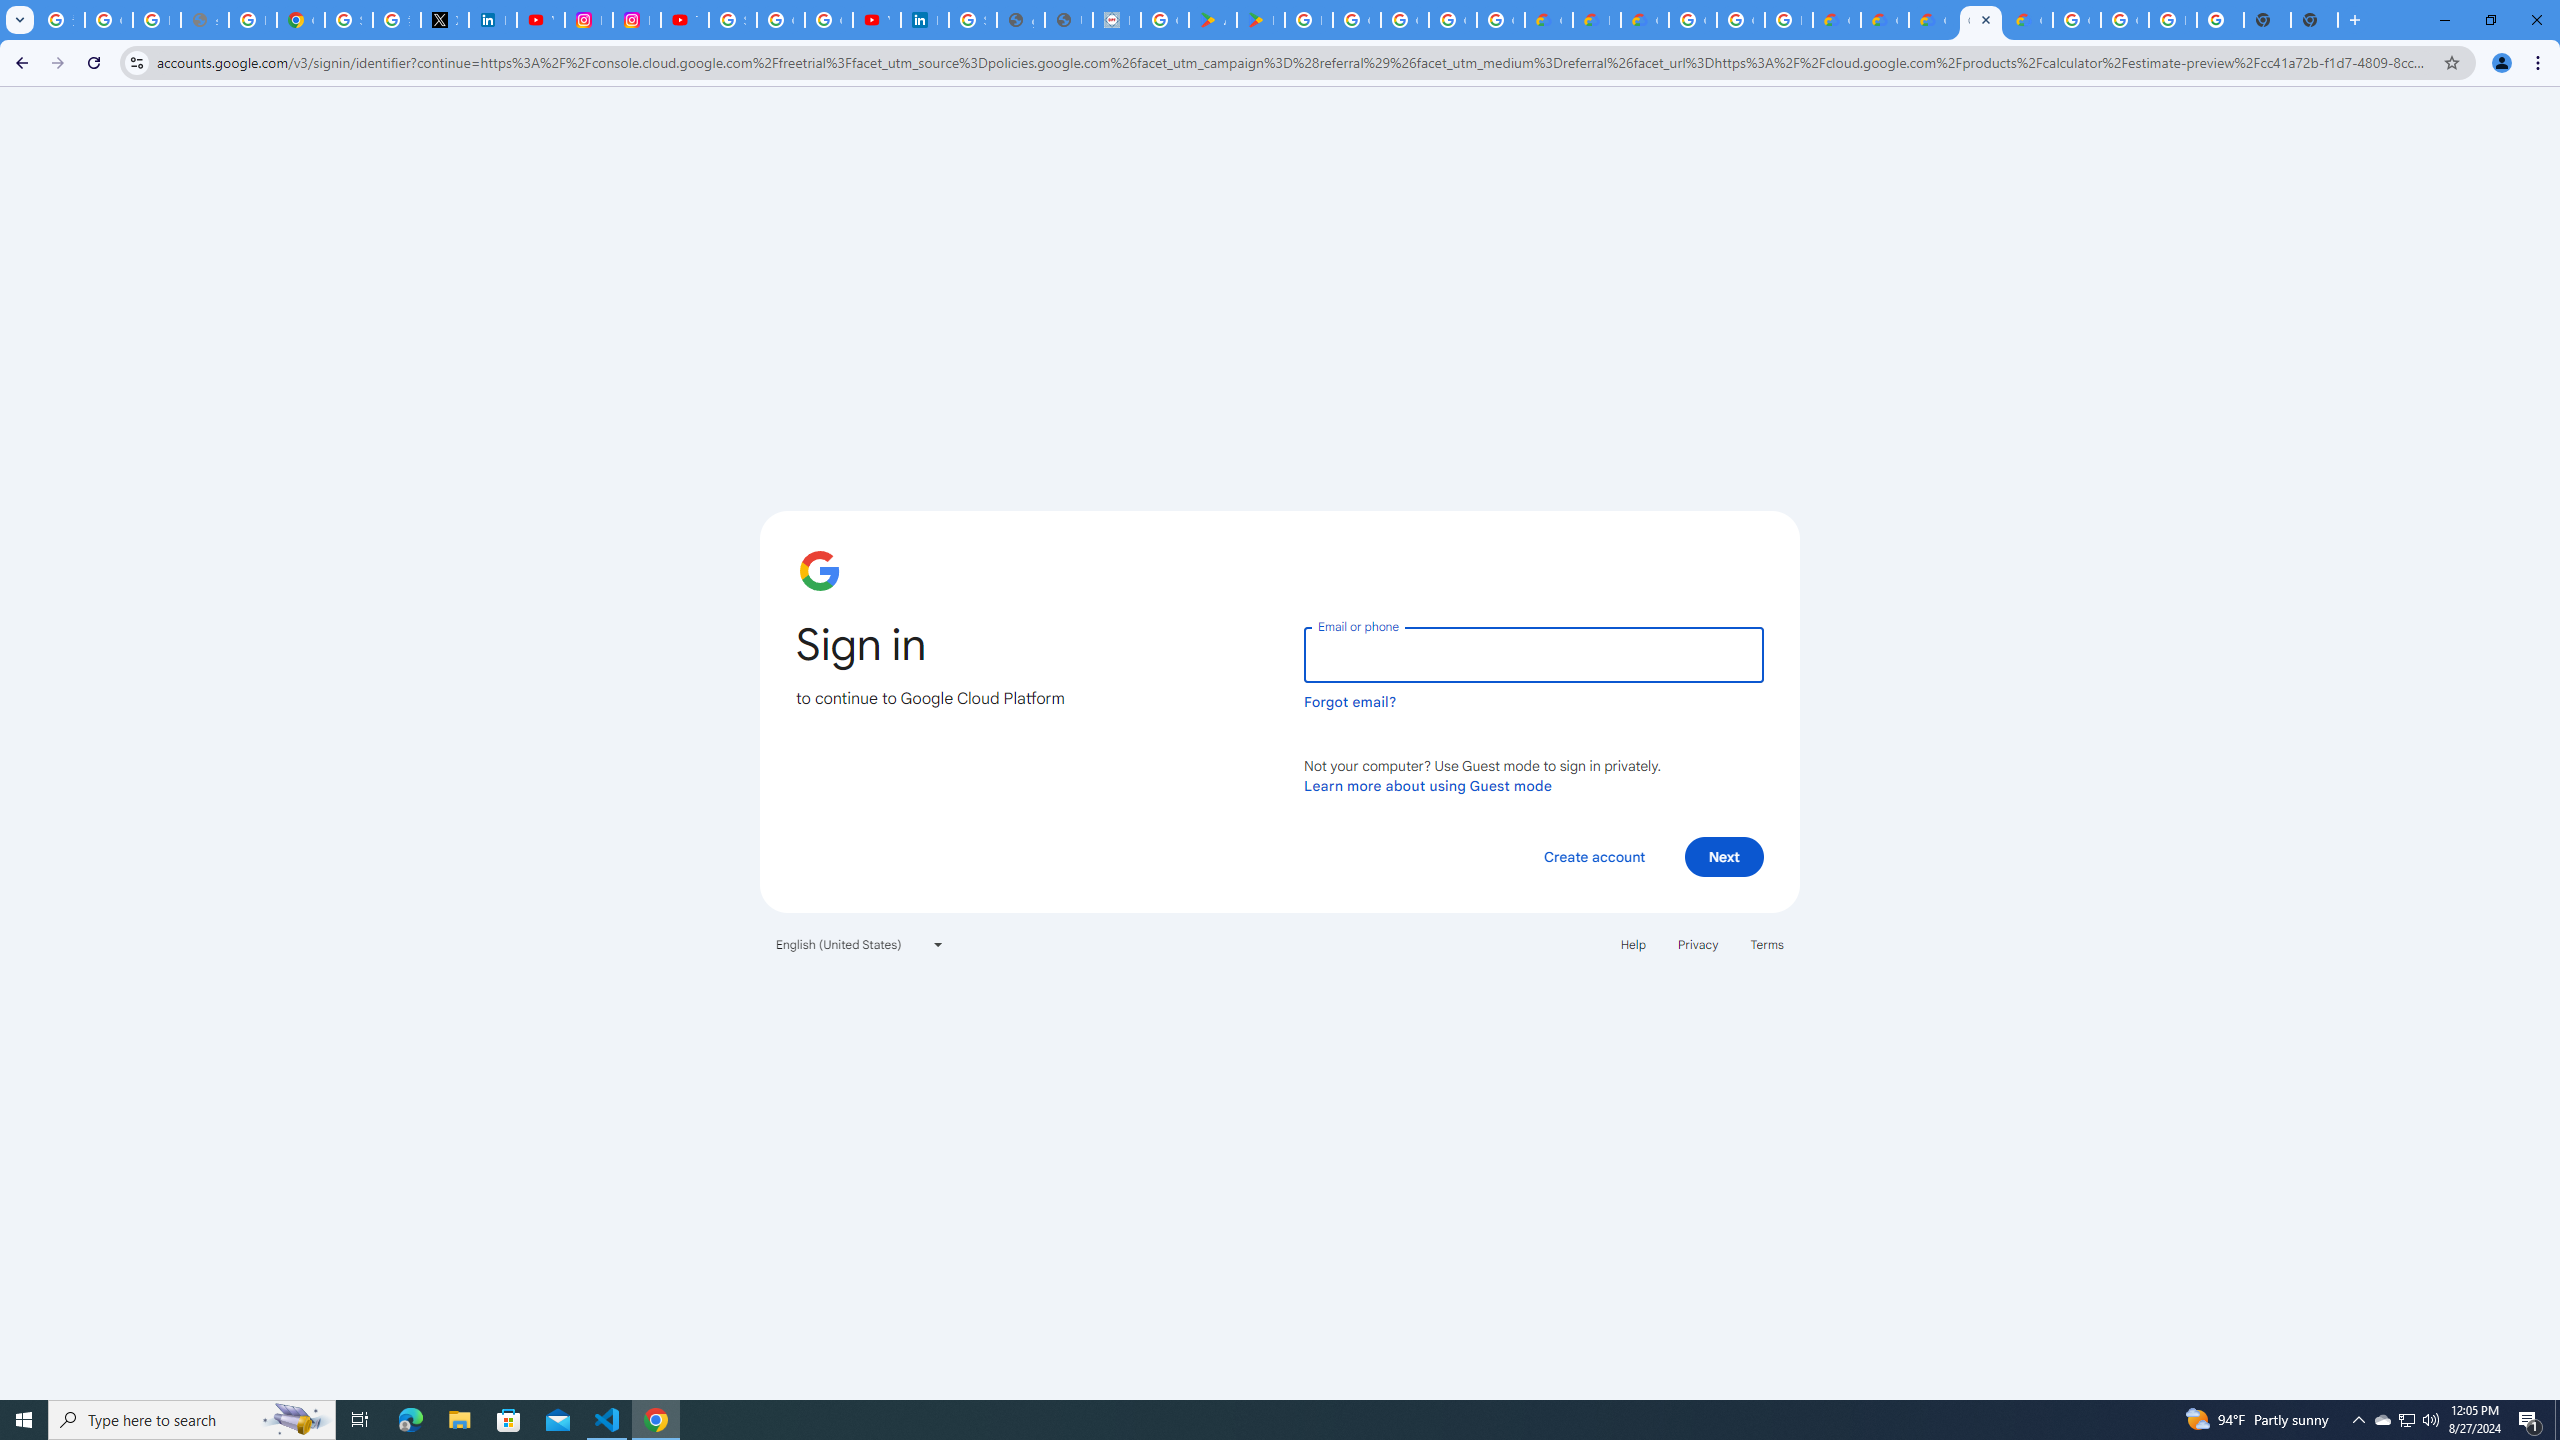 The width and height of the screenshot is (2560, 1440). What do you see at coordinates (1259, 19) in the screenshot?
I see `'PAW Patrol Rescue World - Apps on Google Play'` at bounding box center [1259, 19].